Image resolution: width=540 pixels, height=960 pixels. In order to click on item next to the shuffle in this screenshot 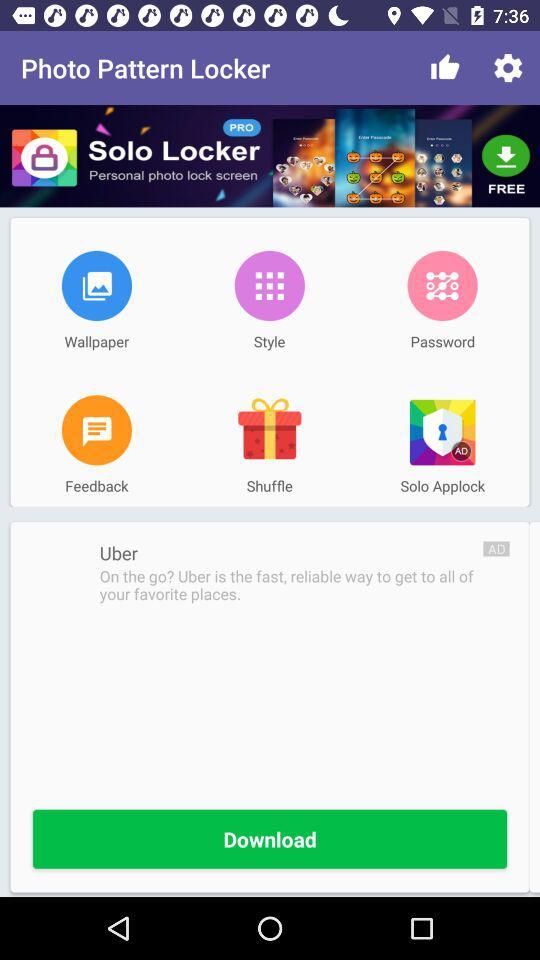, I will do `click(95, 430)`.